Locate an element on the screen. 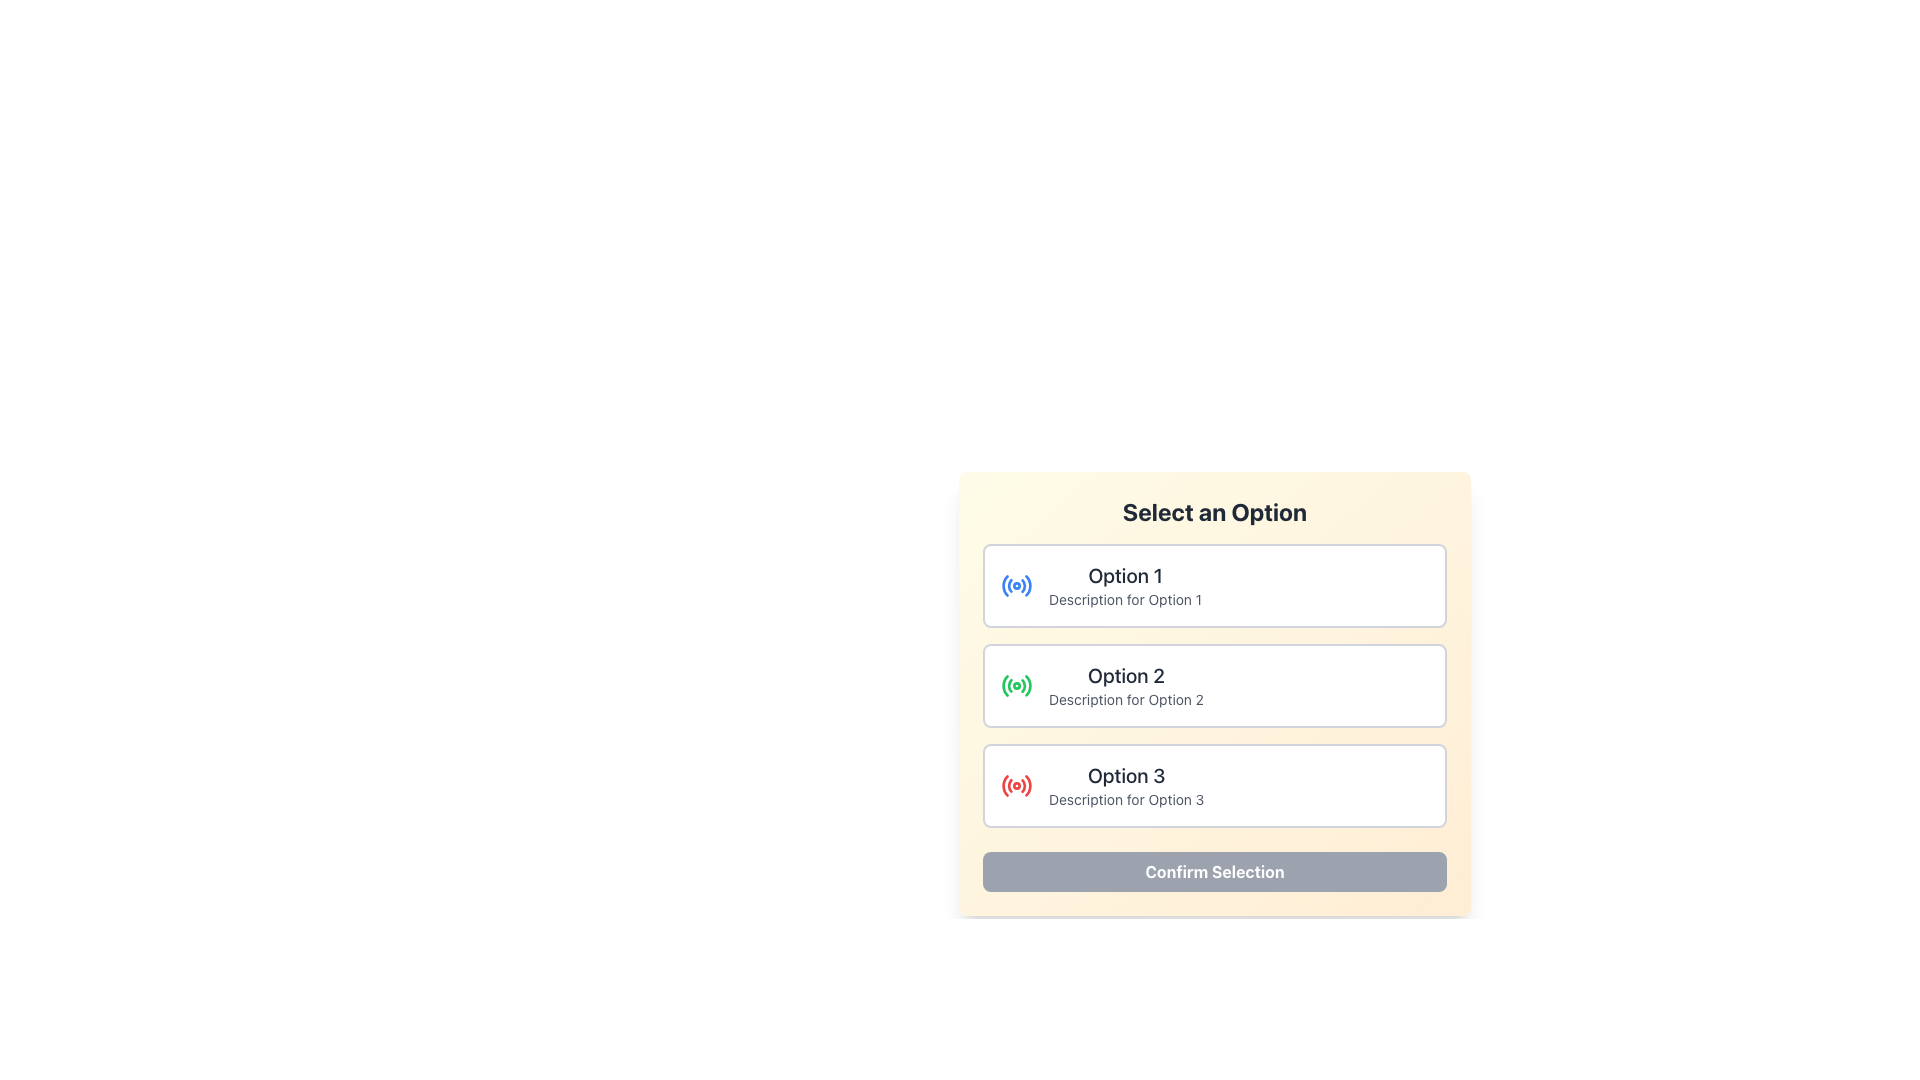 This screenshot has height=1080, width=1920. the text label that serves as the title for the third option in the vertical list, positioned at the bottom of the group is located at coordinates (1126, 774).